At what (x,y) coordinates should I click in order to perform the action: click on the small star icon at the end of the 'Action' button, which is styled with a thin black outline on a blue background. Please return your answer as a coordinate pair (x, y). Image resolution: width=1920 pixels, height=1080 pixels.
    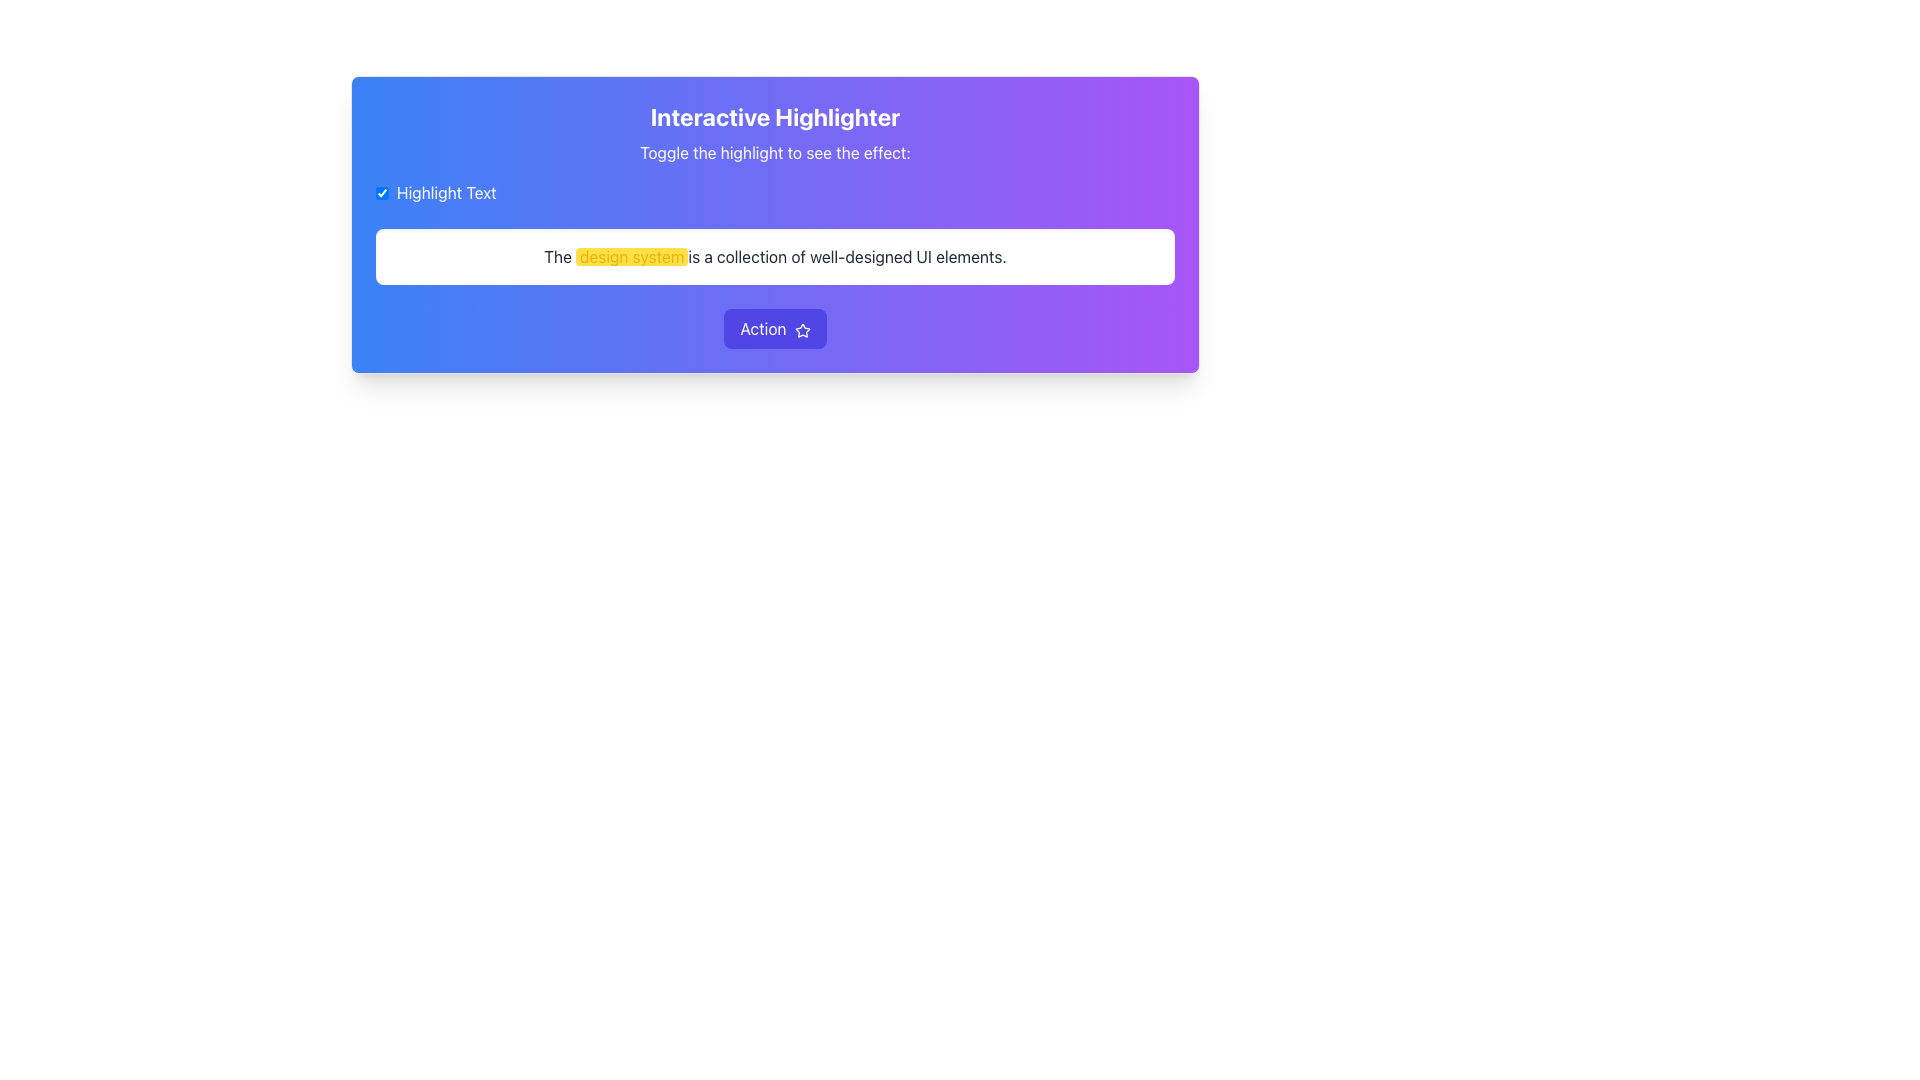
    Looking at the image, I should click on (802, 329).